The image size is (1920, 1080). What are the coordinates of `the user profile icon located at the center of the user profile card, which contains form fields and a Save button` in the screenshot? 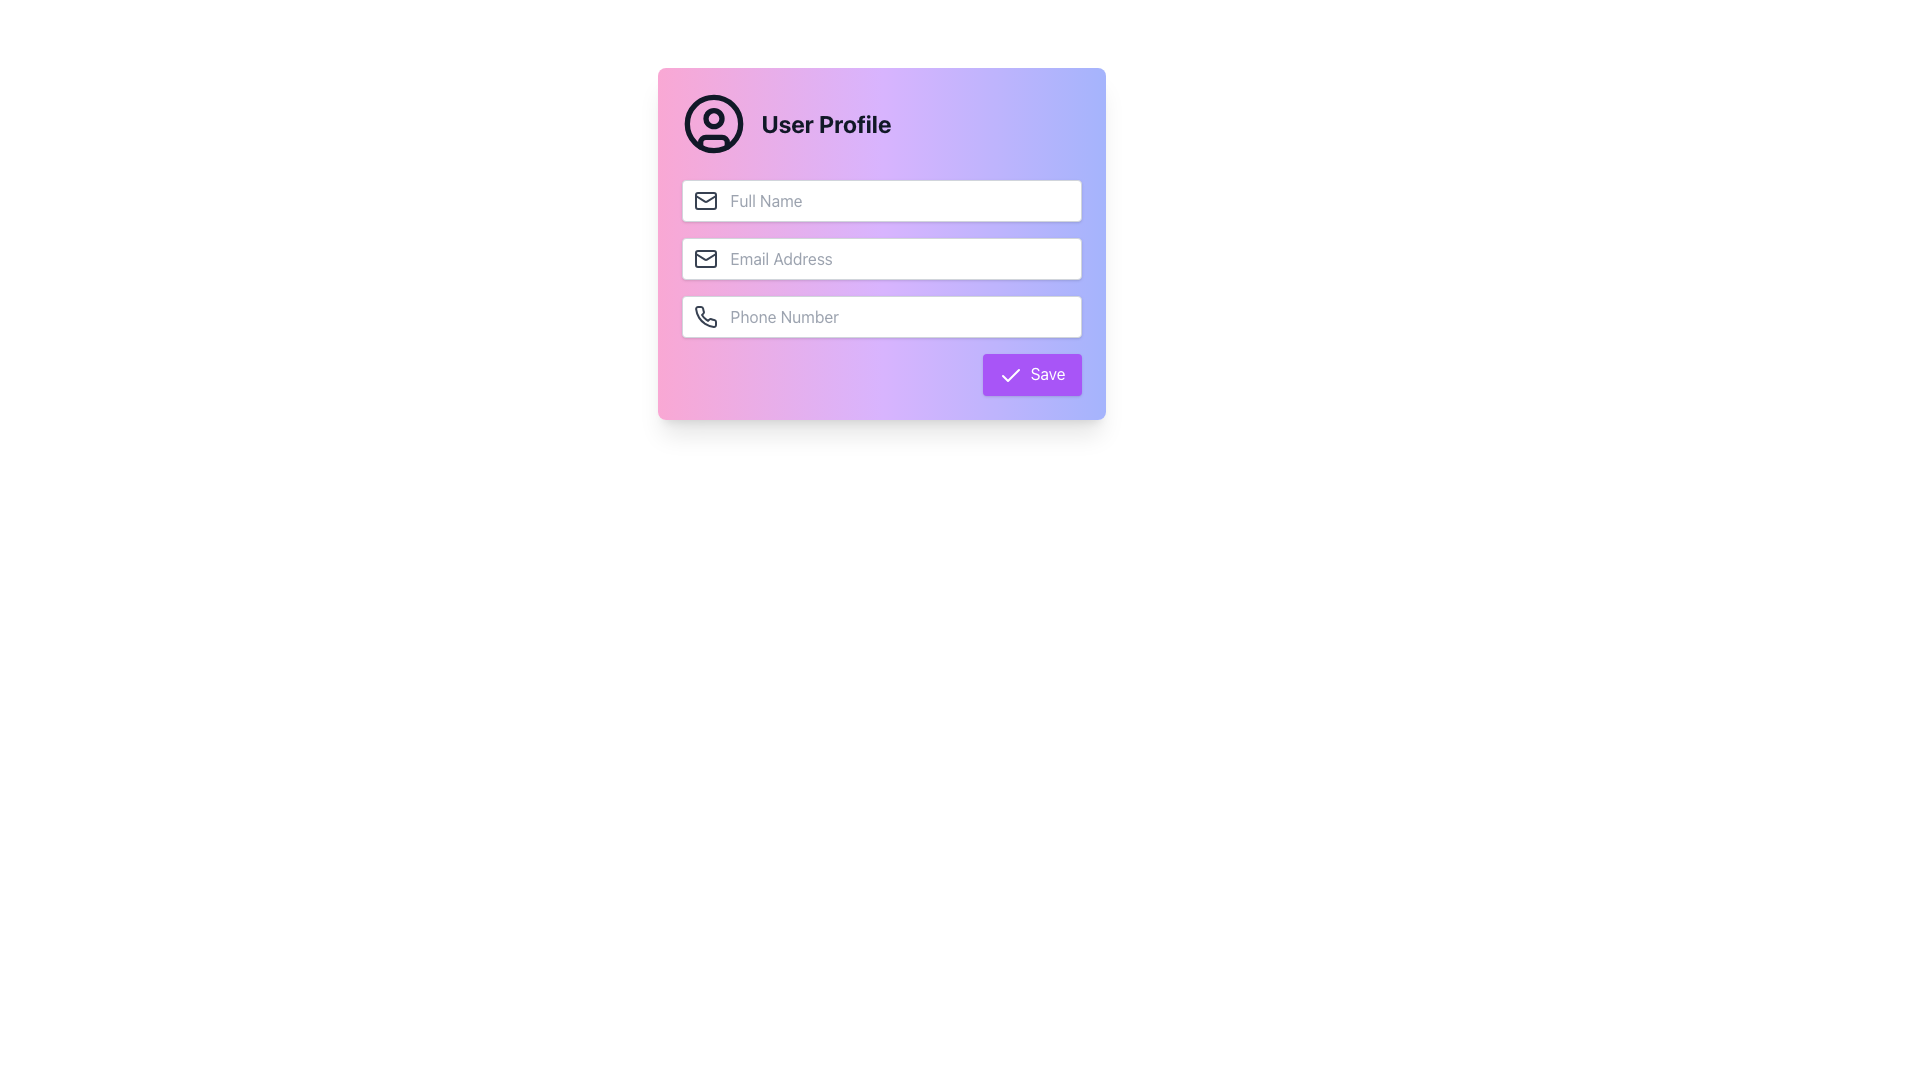 It's located at (713, 123).